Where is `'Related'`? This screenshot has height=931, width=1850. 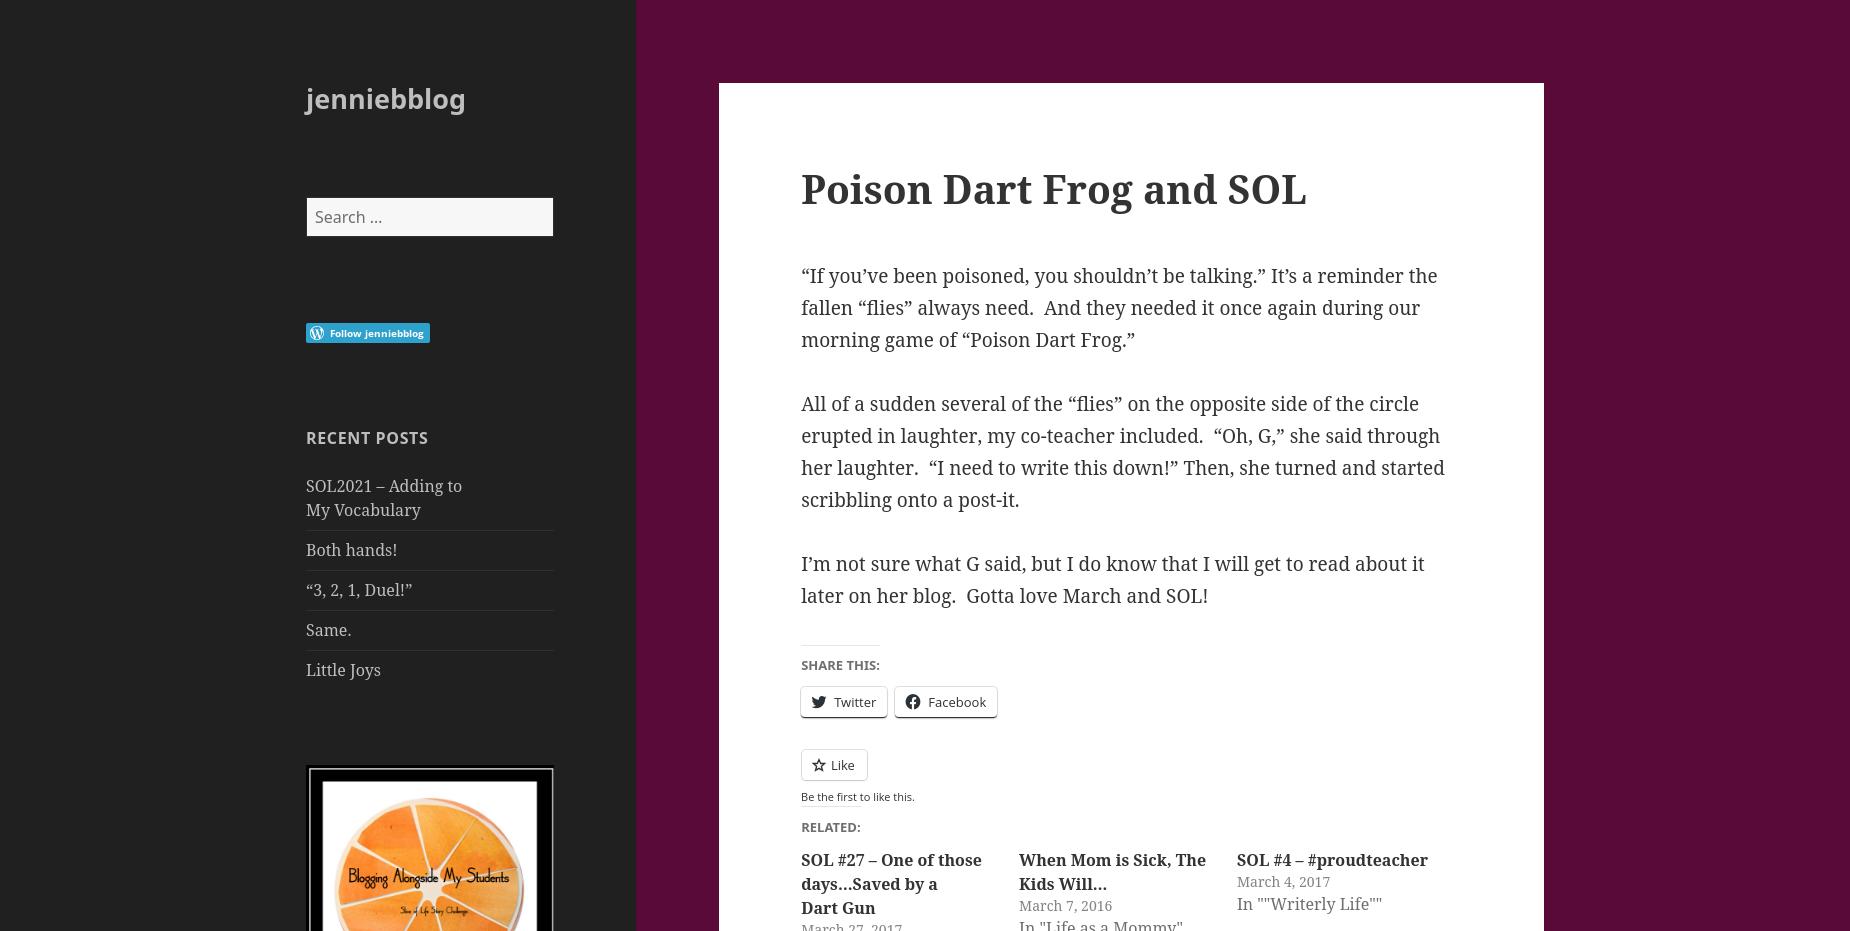 'Related' is located at coordinates (828, 824).